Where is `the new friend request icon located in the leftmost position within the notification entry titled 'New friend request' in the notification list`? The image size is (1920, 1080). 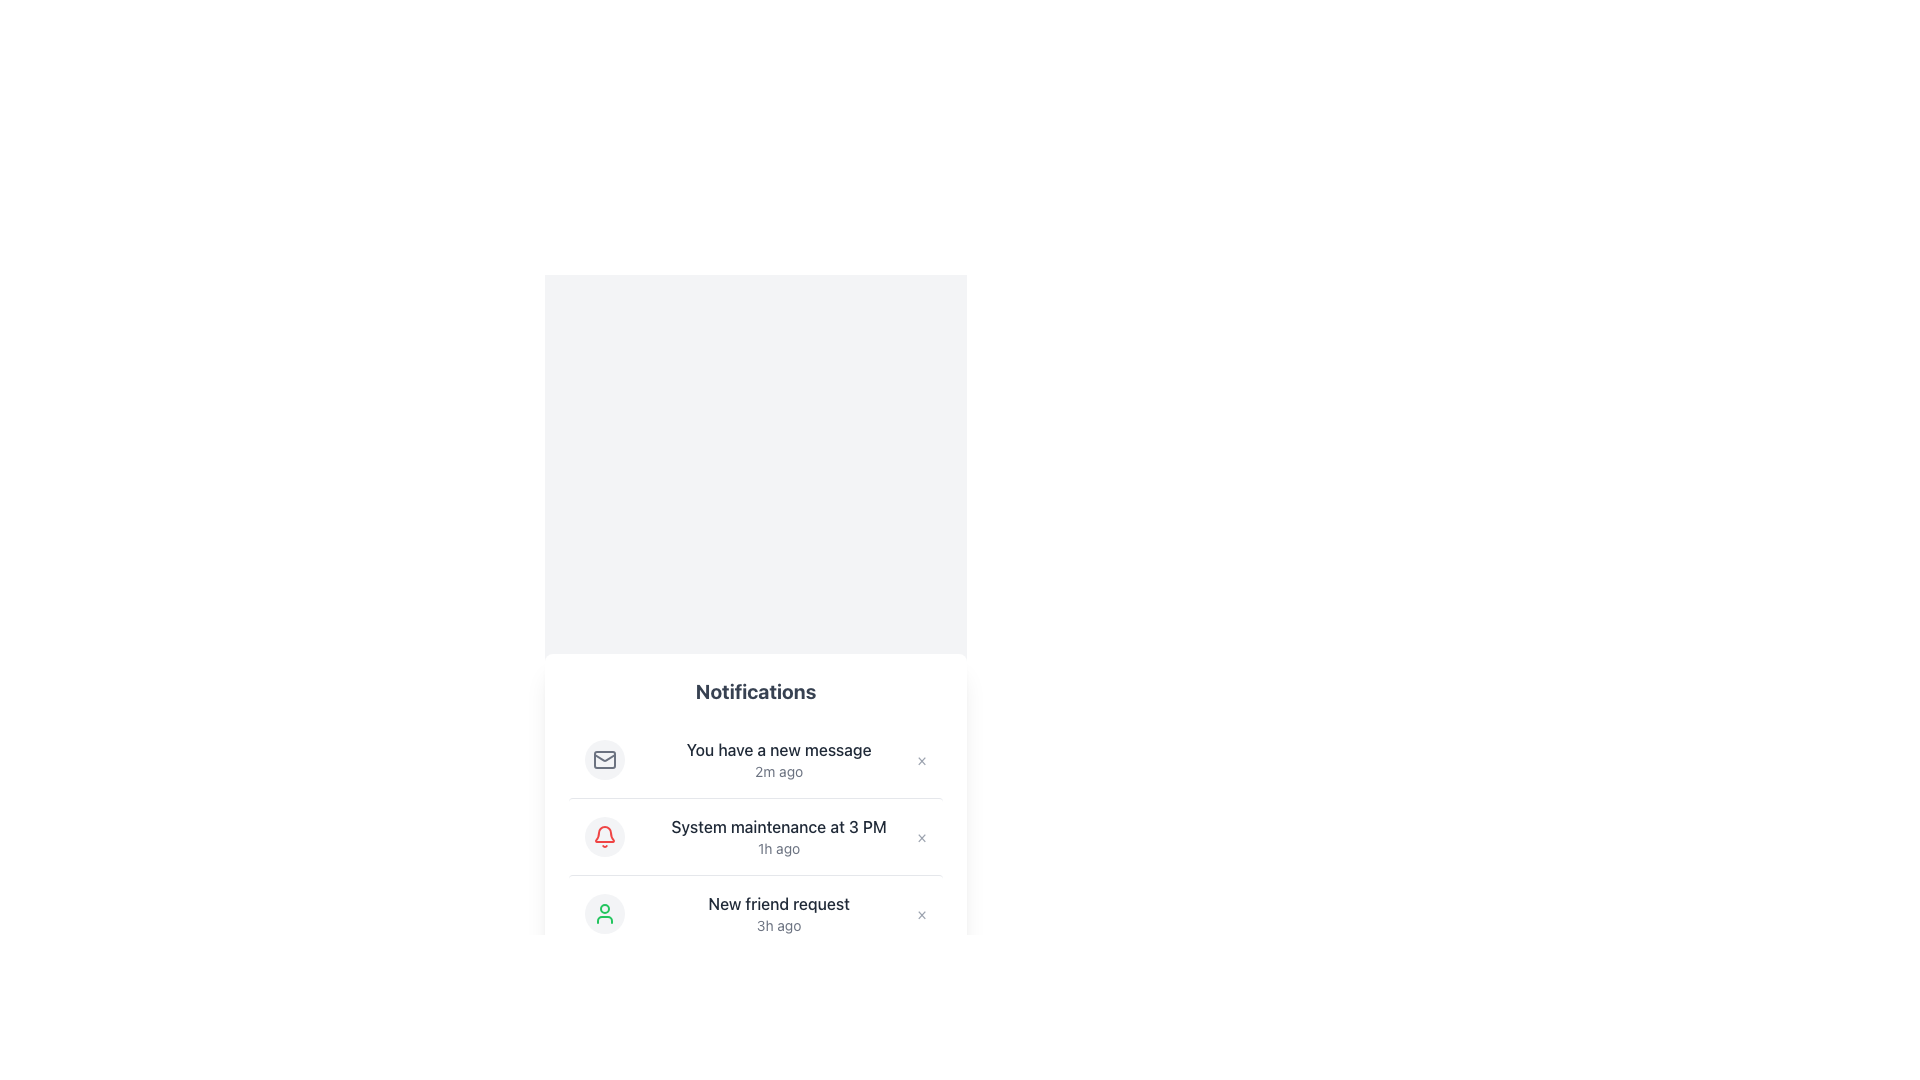
the new friend request icon located in the leftmost position within the notification entry titled 'New friend request' in the notification list is located at coordinates (603, 914).